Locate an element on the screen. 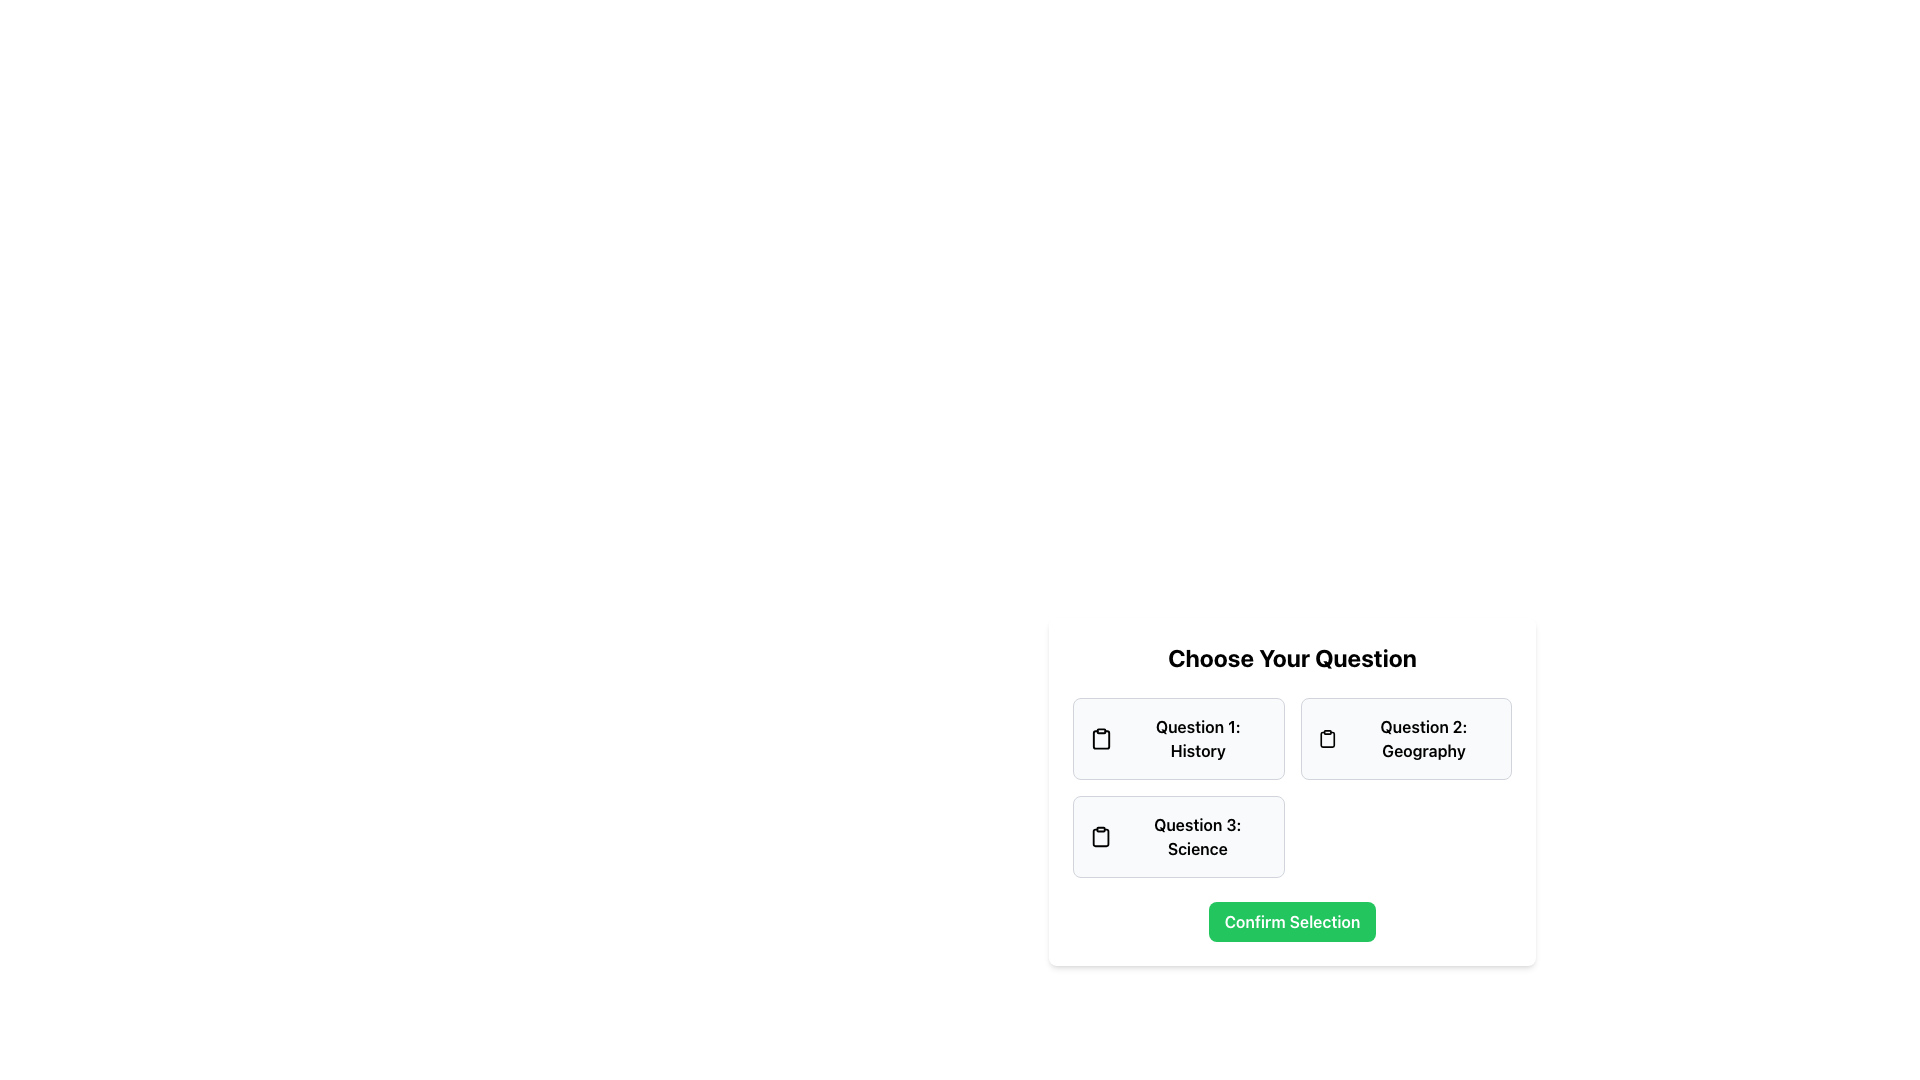  the selectable card that represents 'Question 1: History' in the grid layout of options titled 'Choose Your Question' is located at coordinates (1178, 739).